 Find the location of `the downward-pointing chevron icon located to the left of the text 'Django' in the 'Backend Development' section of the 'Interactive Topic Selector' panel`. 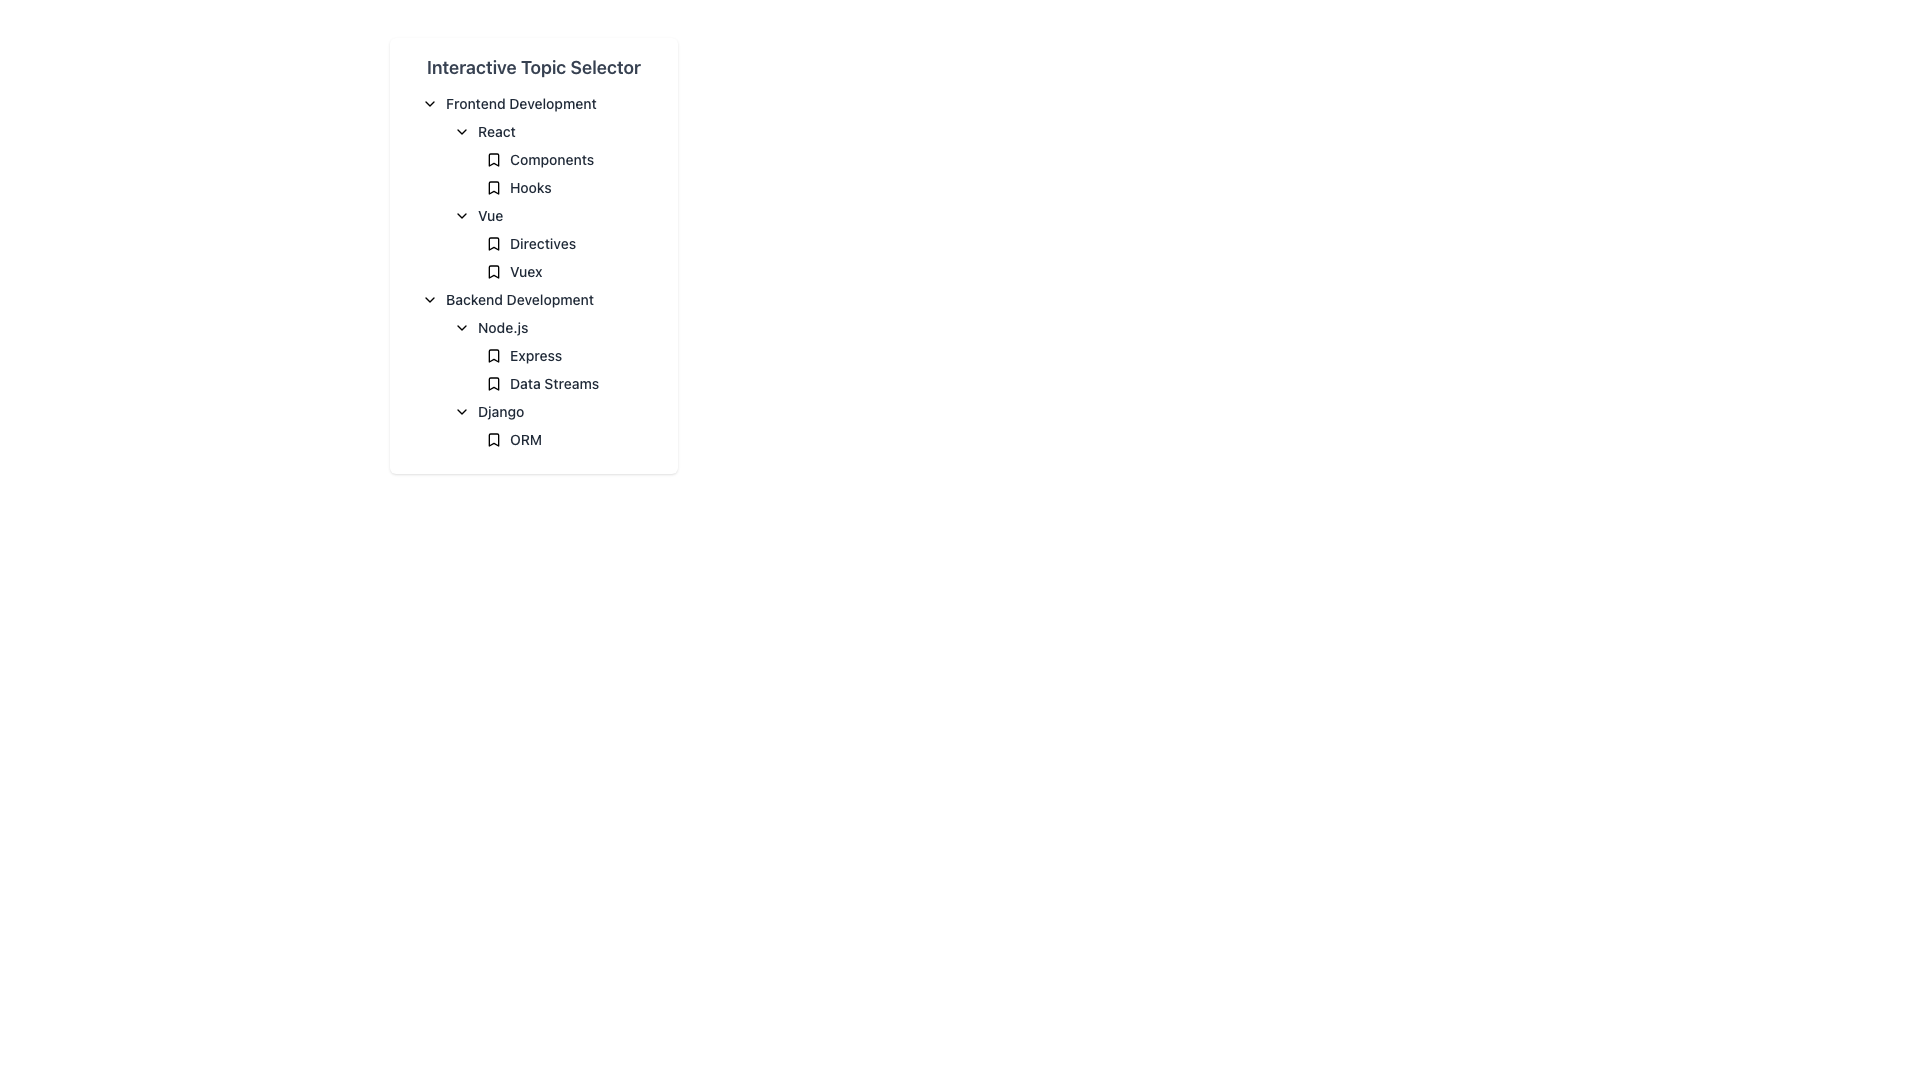

the downward-pointing chevron icon located to the left of the text 'Django' in the 'Backend Development' section of the 'Interactive Topic Selector' panel is located at coordinates (460, 411).